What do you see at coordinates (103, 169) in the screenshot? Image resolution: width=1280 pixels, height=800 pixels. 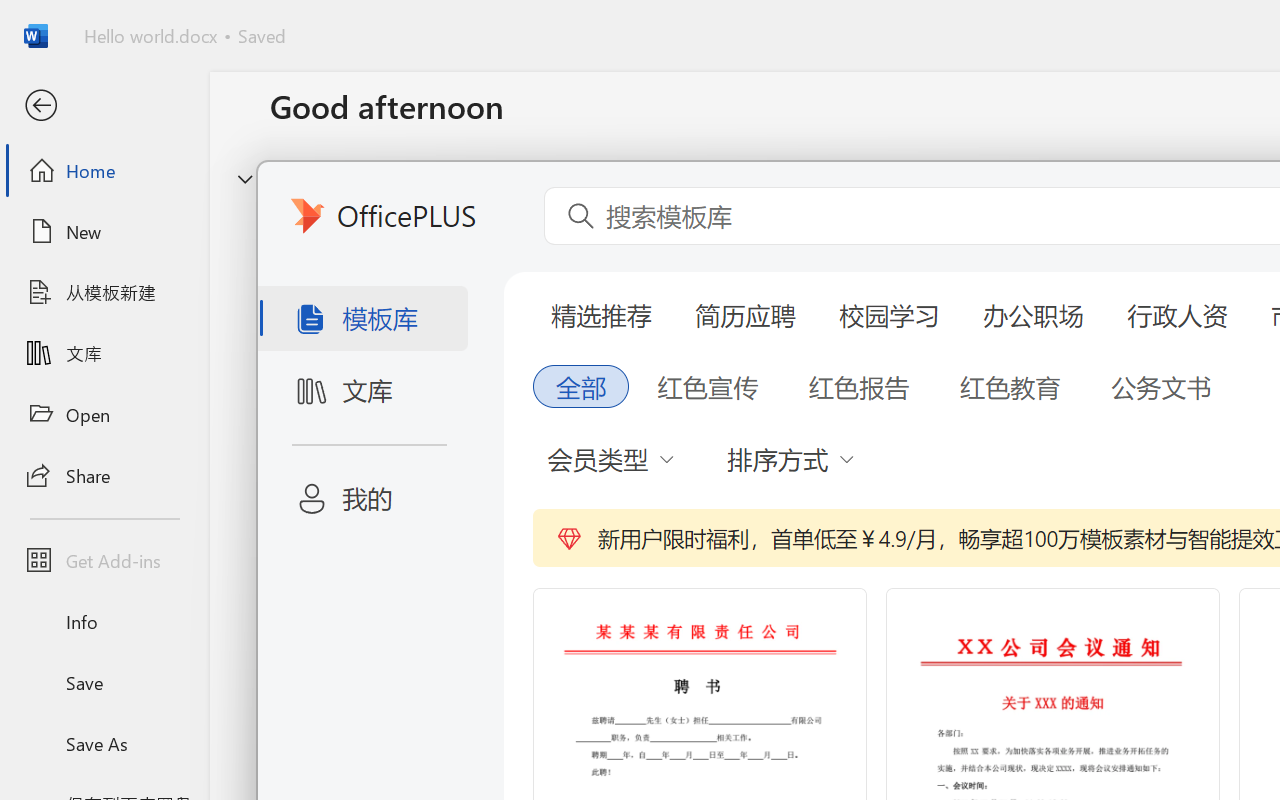 I see `'Home'` at bounding box center [103, 169].